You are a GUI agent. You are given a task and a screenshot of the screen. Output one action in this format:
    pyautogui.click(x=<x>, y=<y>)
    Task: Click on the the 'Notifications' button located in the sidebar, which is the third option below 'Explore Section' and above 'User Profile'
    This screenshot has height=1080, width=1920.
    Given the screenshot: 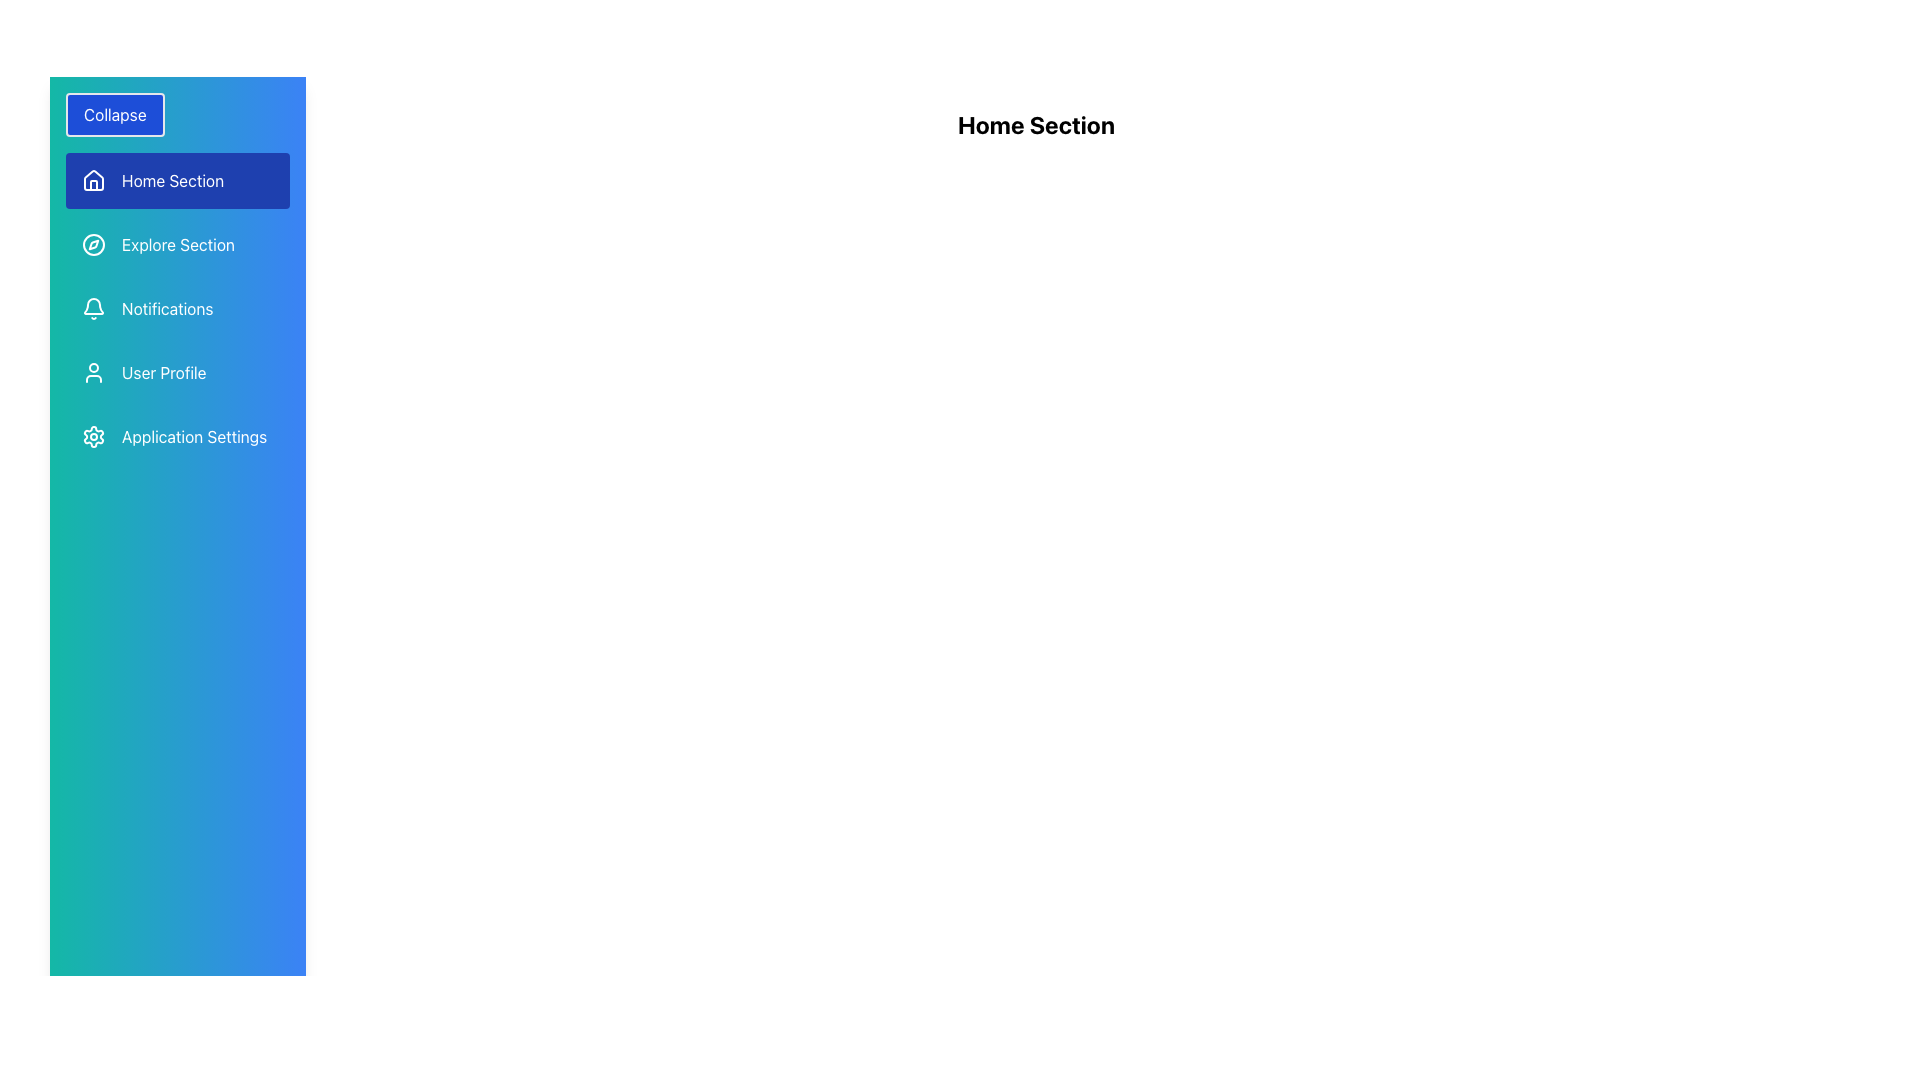 What is the action you would take?
    pyautogui.click(x=177, y=308)
    